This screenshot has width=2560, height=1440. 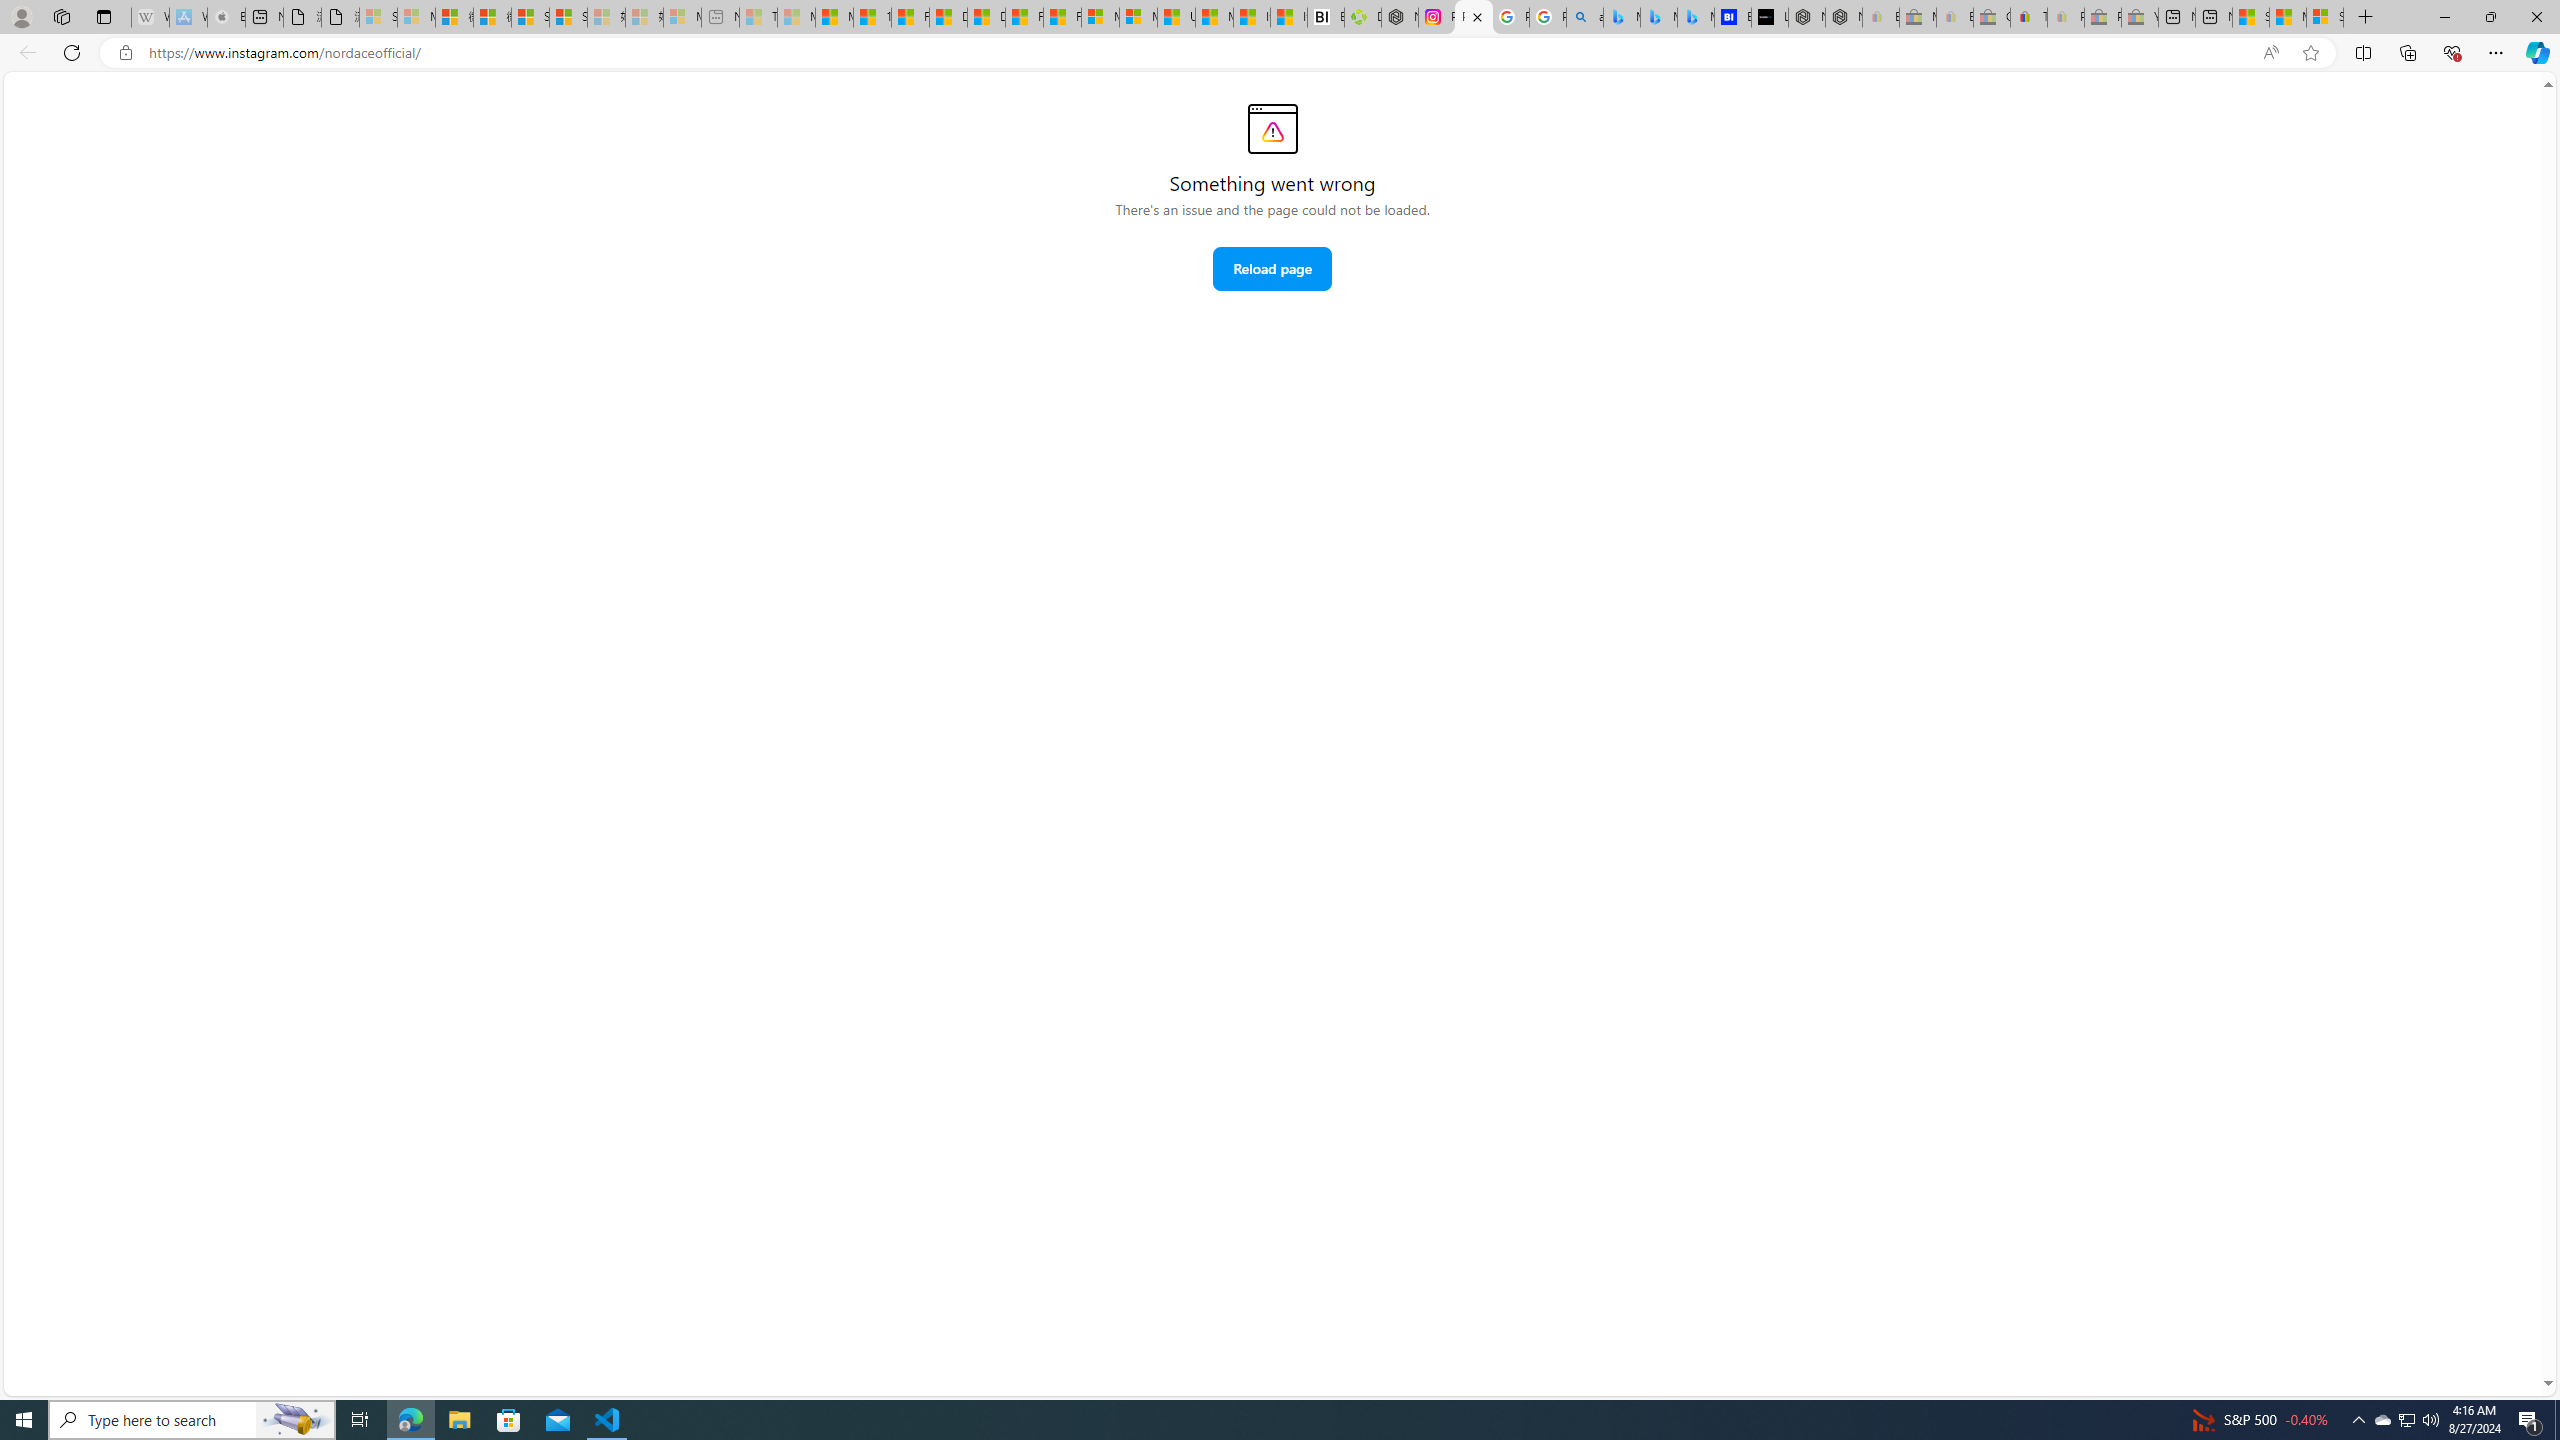 I want to click on 'Error', so click(x=1271, y=127).